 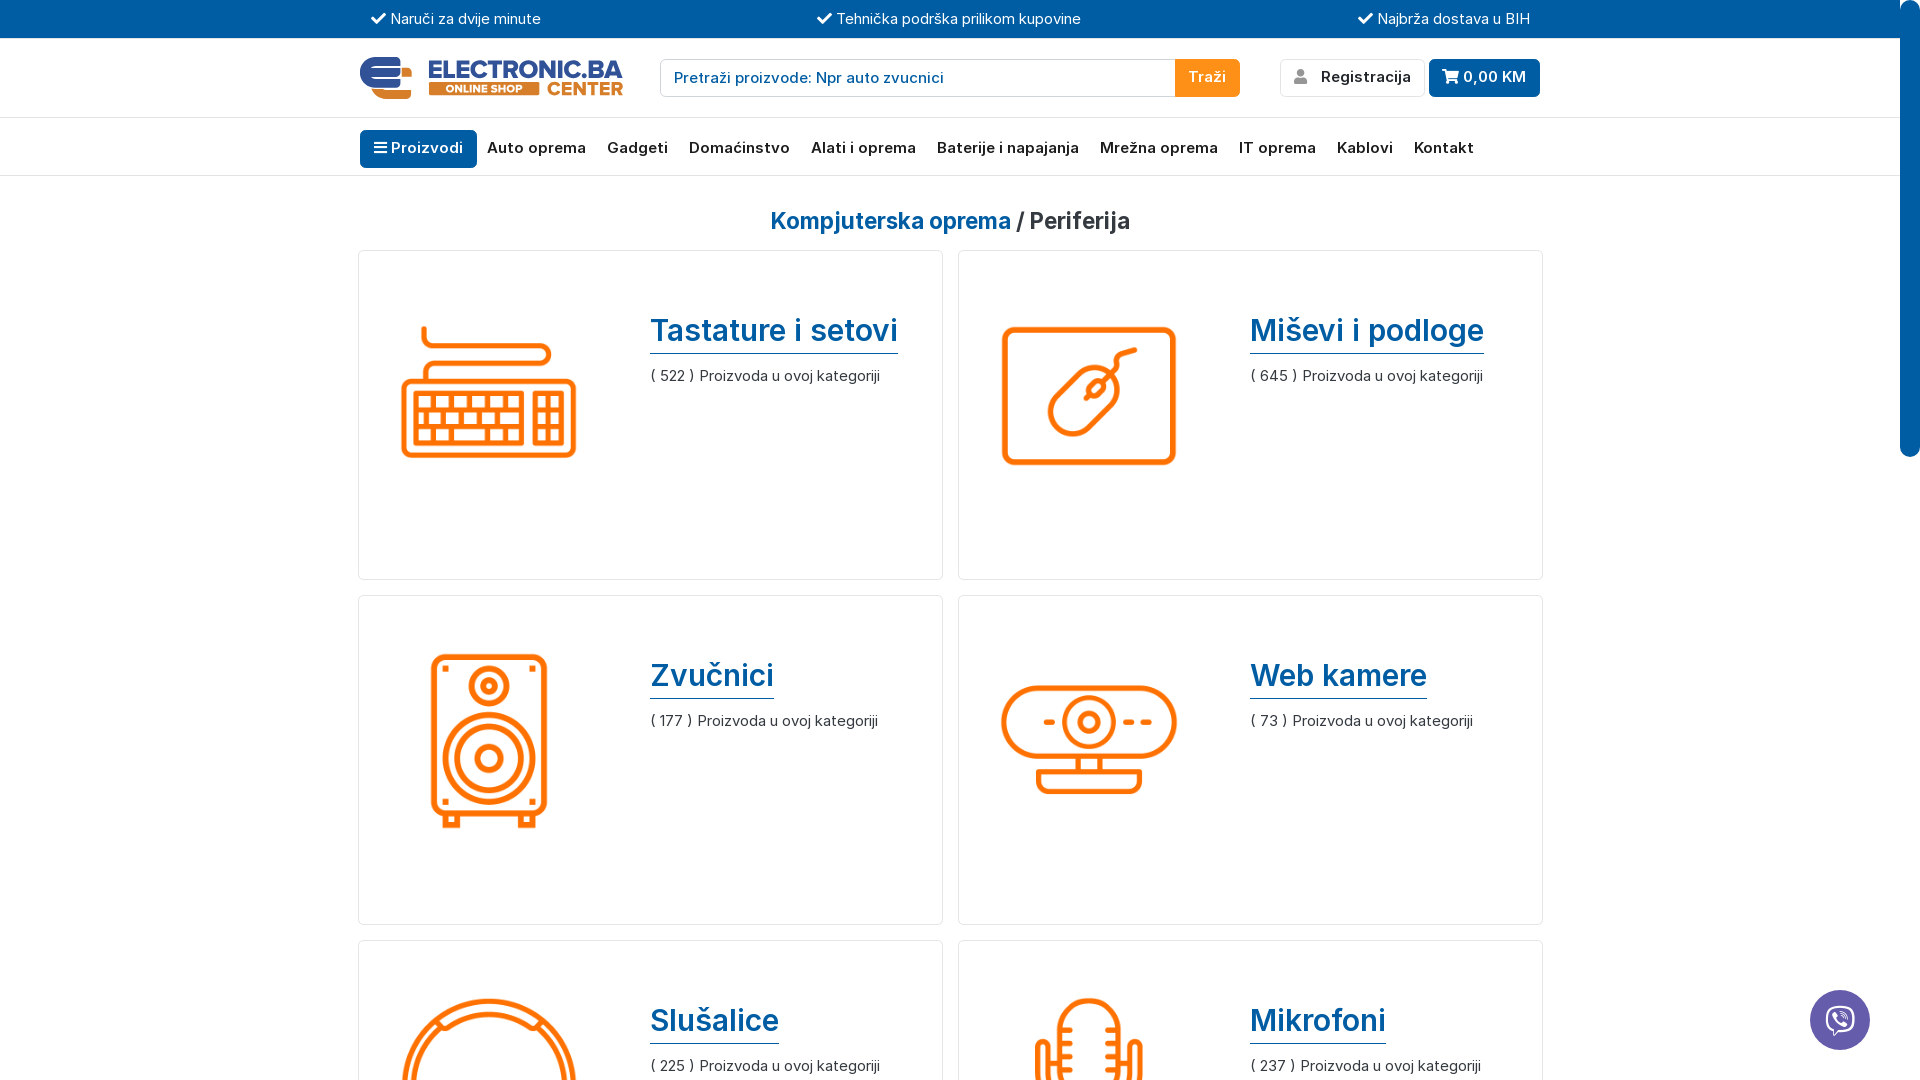 I want to click on 'Proizvodi', so click(x=417, y=148).